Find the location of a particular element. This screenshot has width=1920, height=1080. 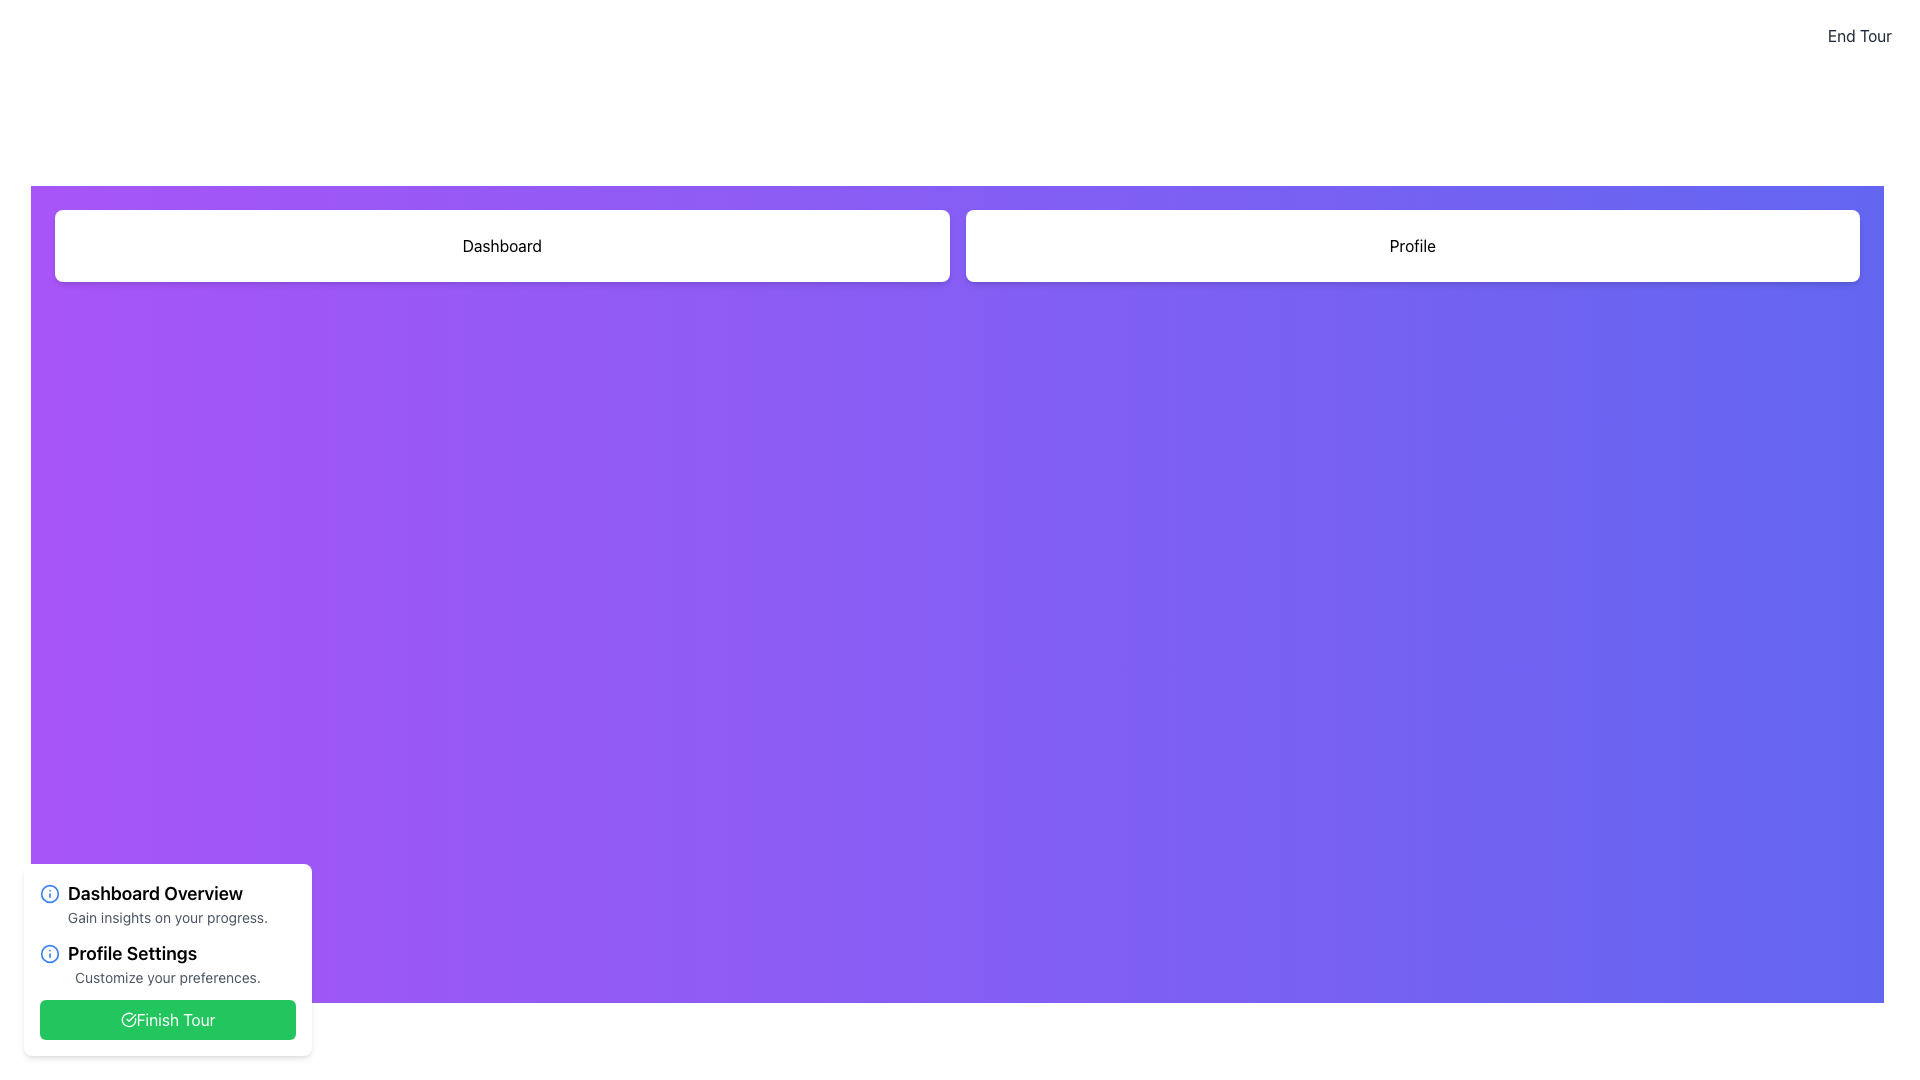

text of the label that displays 'Dashboard Overview', which is bold and large, located to the right of the informational icon is located at coordinates (154, 893).